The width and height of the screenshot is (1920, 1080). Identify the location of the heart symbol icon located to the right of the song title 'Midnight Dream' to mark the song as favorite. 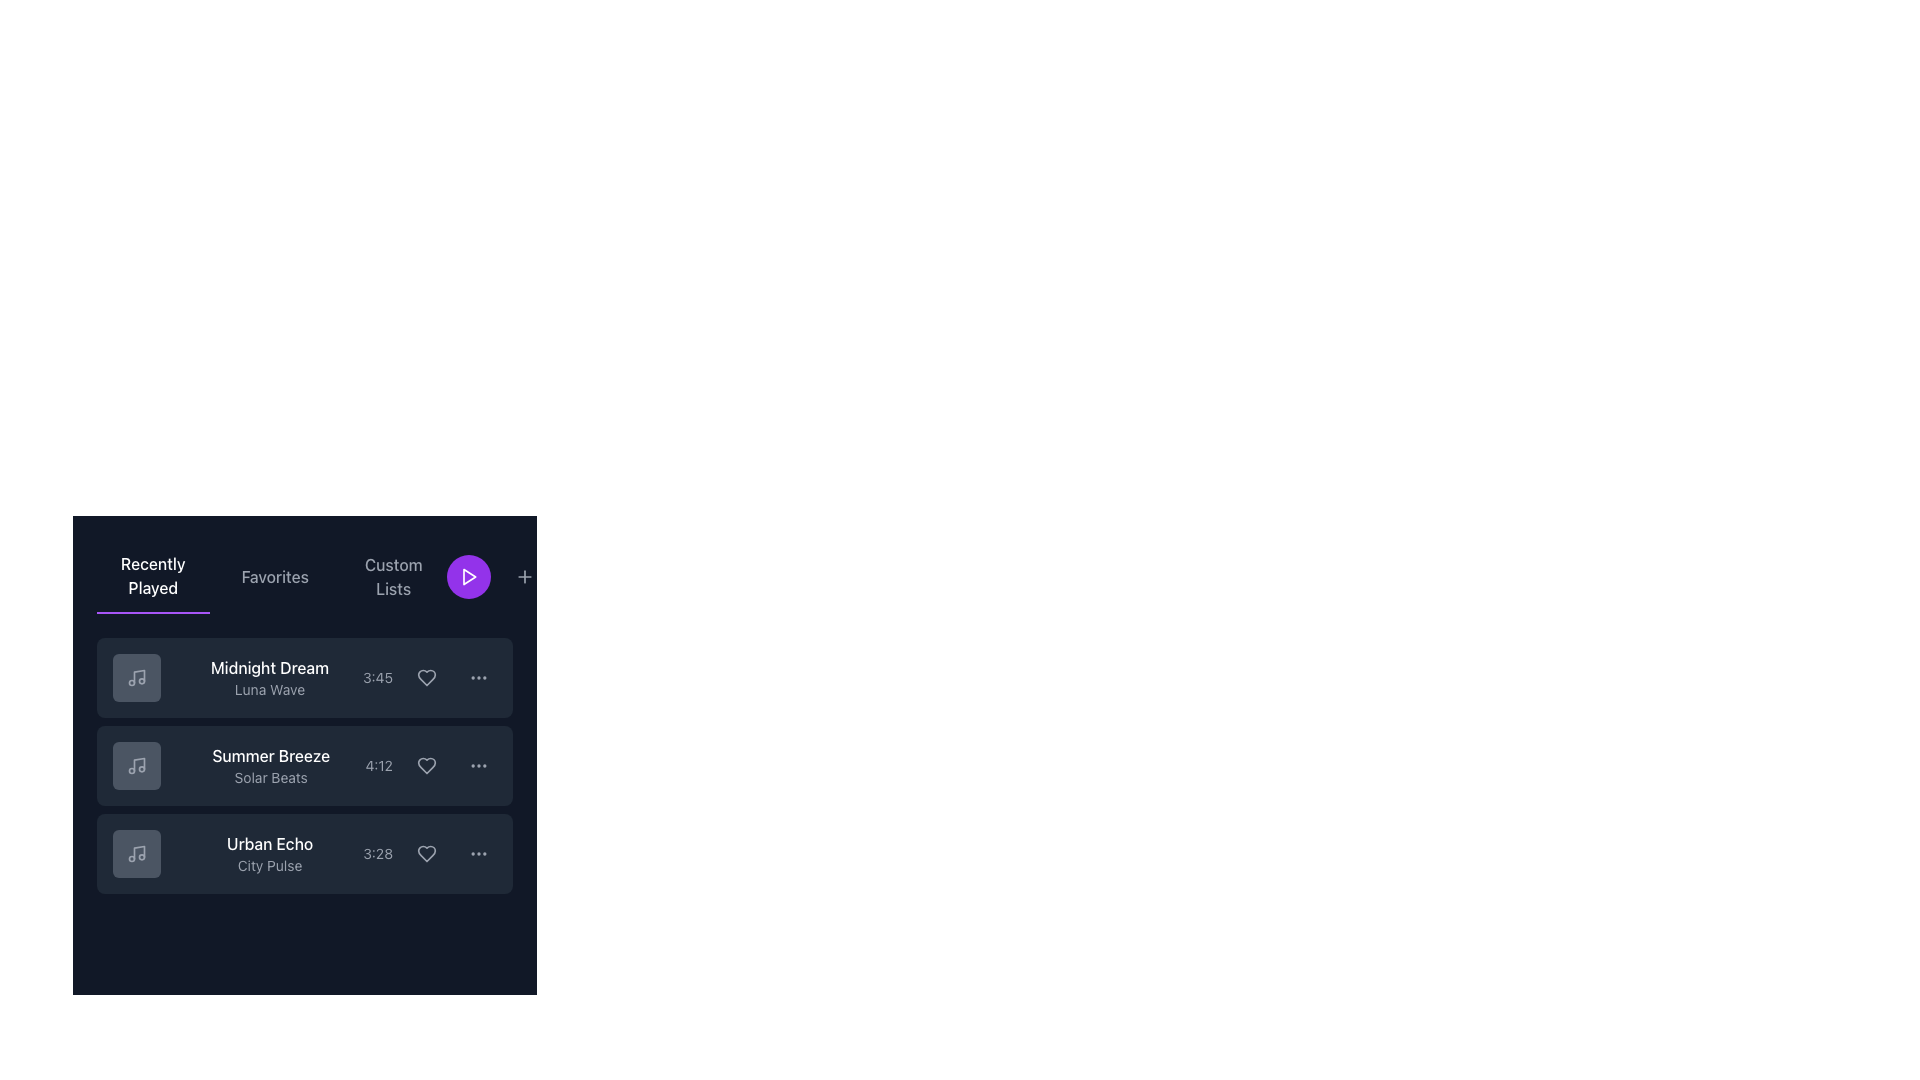
(426, 677).